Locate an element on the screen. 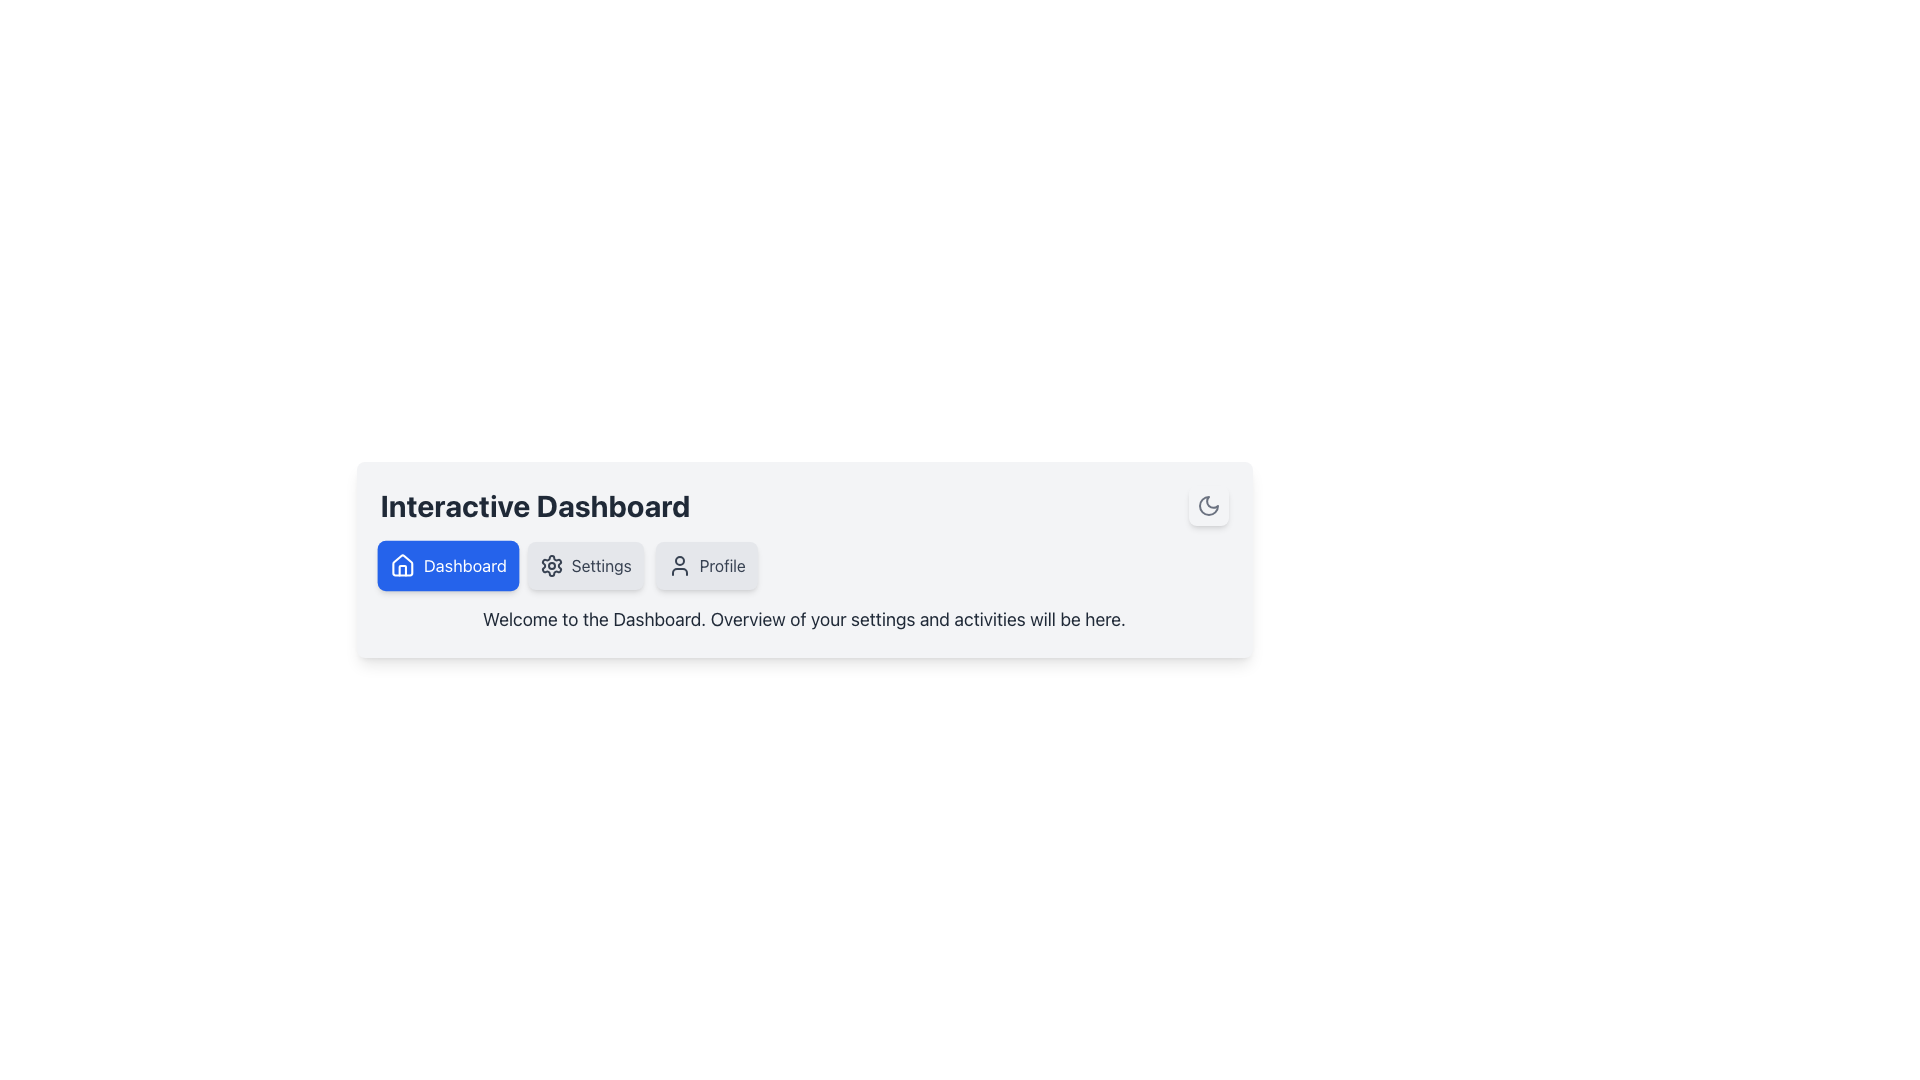 The image size is (1920, 1080). the 'Settings' text label, which is part of a button adjacent to a gear icon is located at coordinates (600, 566).